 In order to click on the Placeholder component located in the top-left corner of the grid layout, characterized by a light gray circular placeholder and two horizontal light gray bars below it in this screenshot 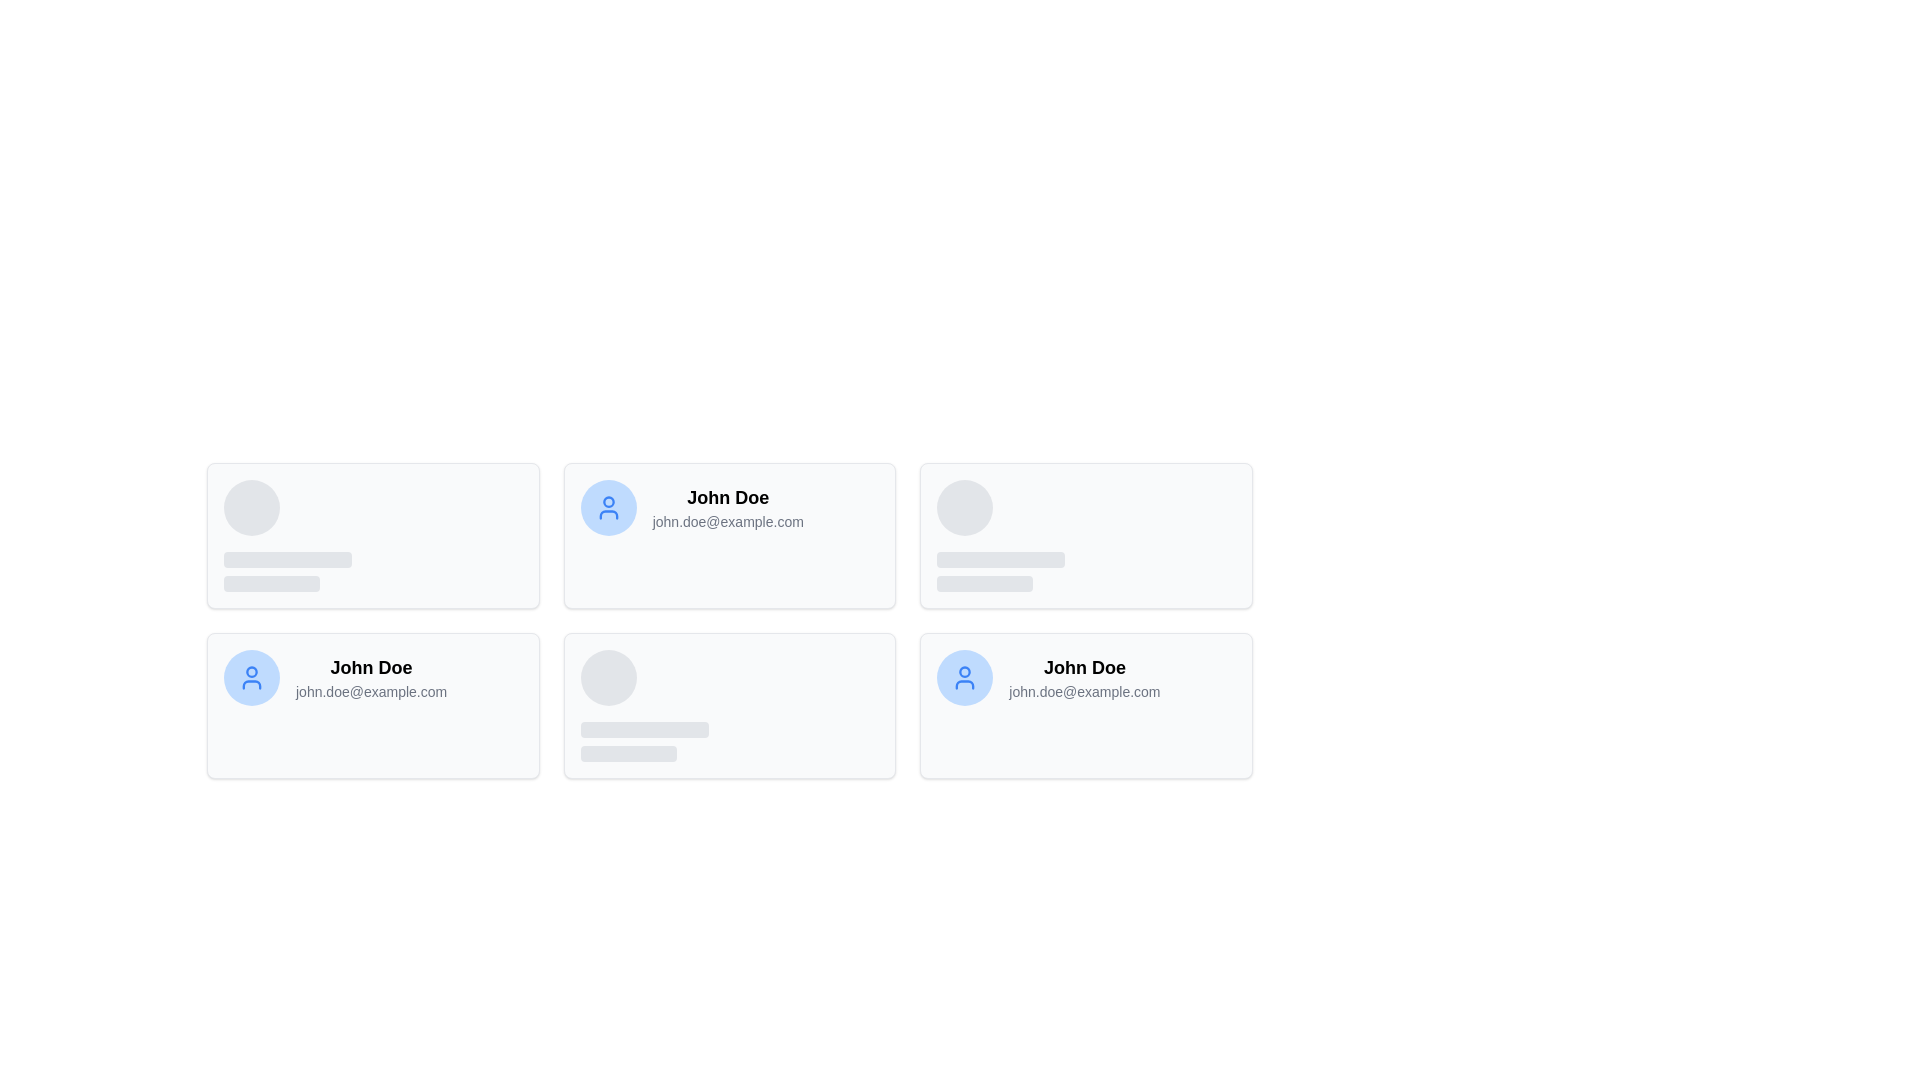, I will do `click(287, 535)`.